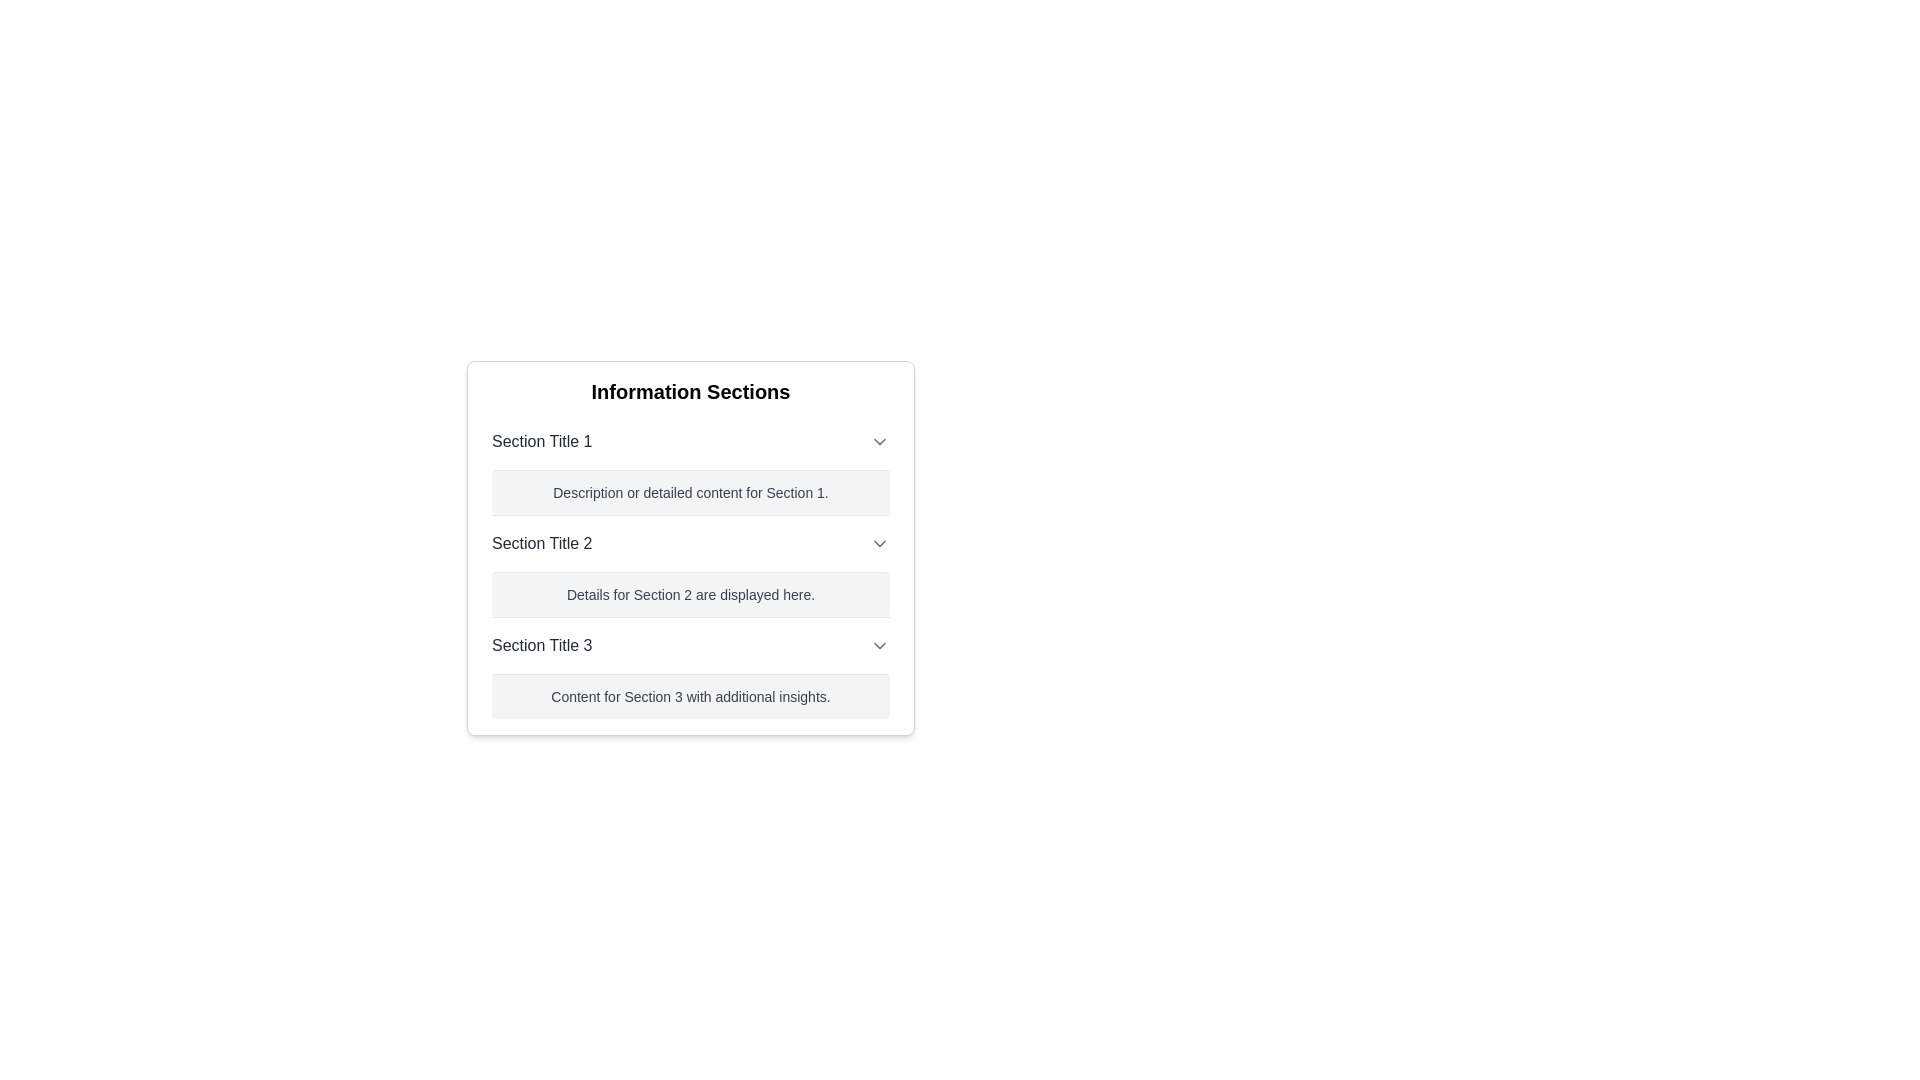 This screenshot has height=1080, width=1920. What do you see at coordinates (542, 441) in the screenshot?
I see `the text label reading 'Section Title 1' styled in a medium-sized sans-serif font with a dark gray color, located at the top of a vertical list of sections within a centered panel` at bounding box center [542, 441].